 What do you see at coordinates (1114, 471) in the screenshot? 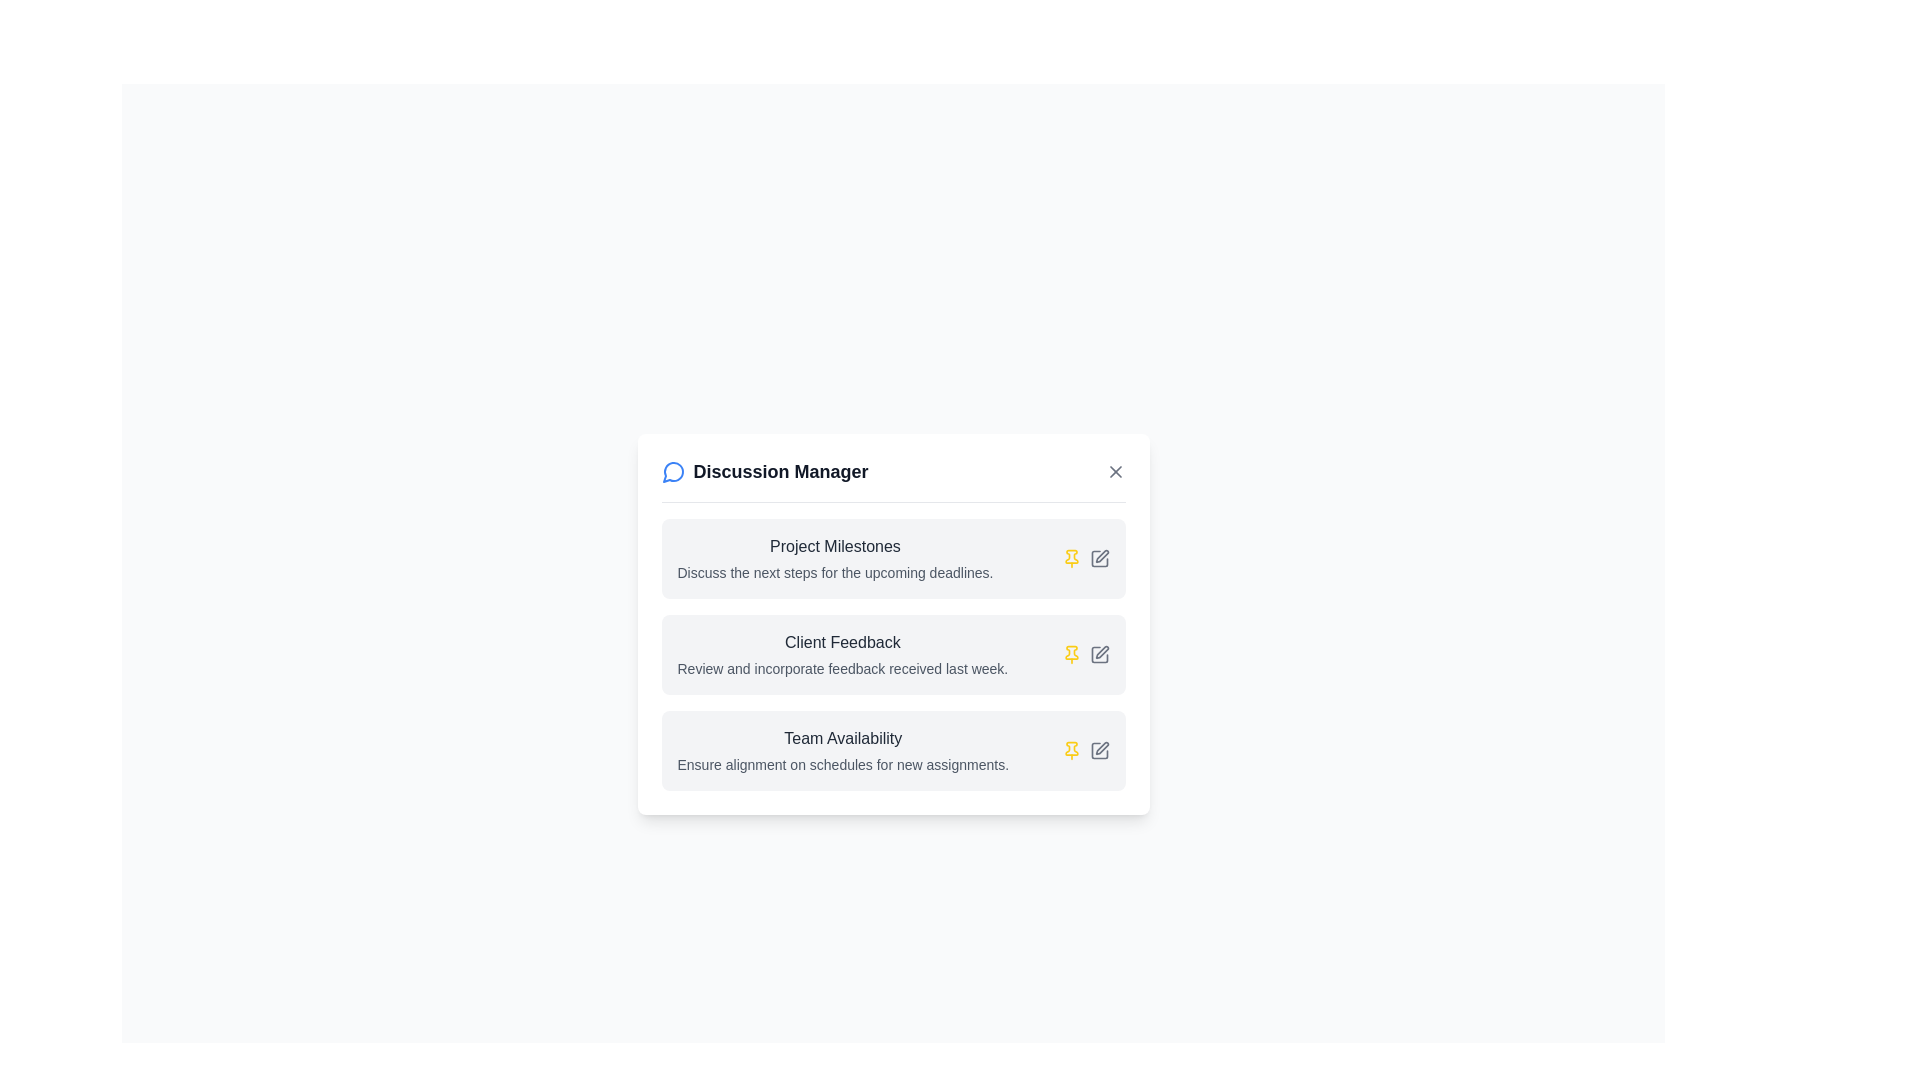
I see `the close icon in the top-right corner of the Discussion Manager module` at bounding box center [1114, 471].